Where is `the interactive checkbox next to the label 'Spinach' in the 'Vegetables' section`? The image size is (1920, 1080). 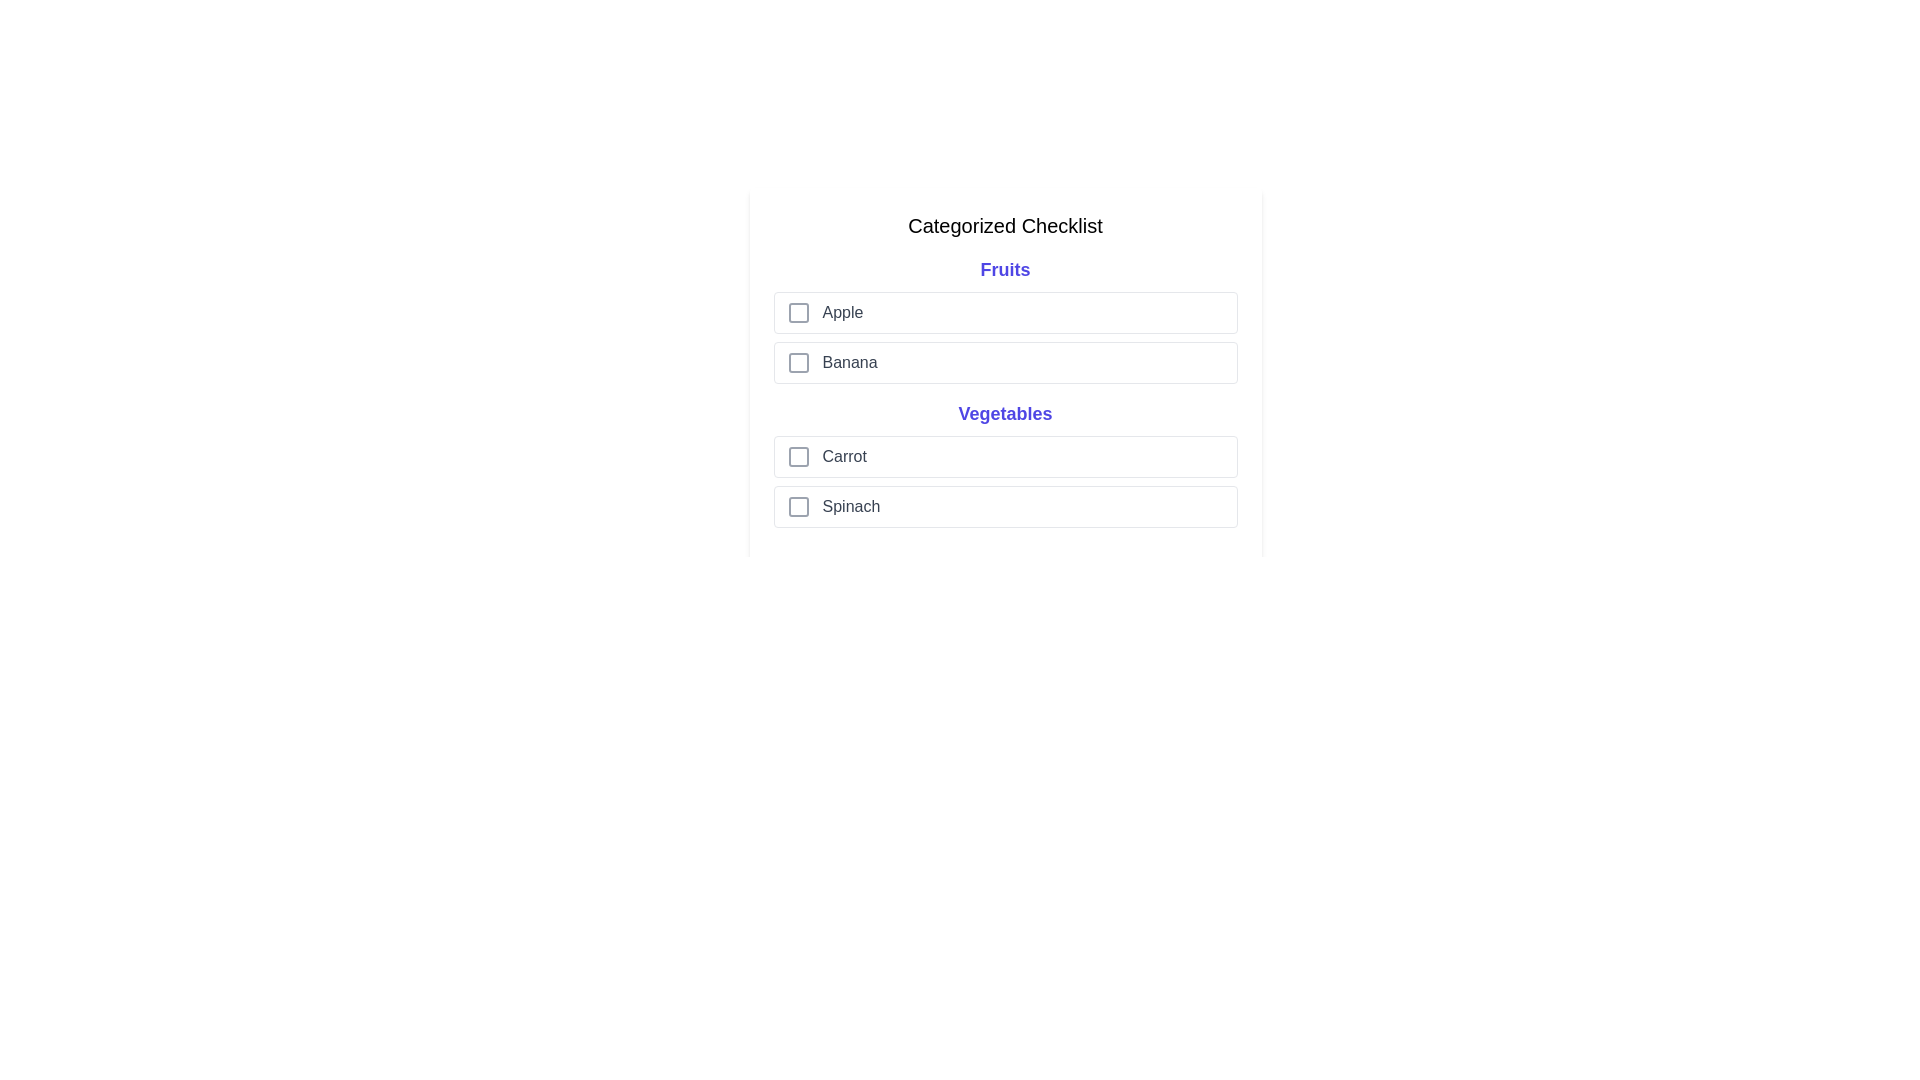
the interactive checkbox next to the label 'Spinach' in the 'Vegetables' section is located at coordinates (797, 505).